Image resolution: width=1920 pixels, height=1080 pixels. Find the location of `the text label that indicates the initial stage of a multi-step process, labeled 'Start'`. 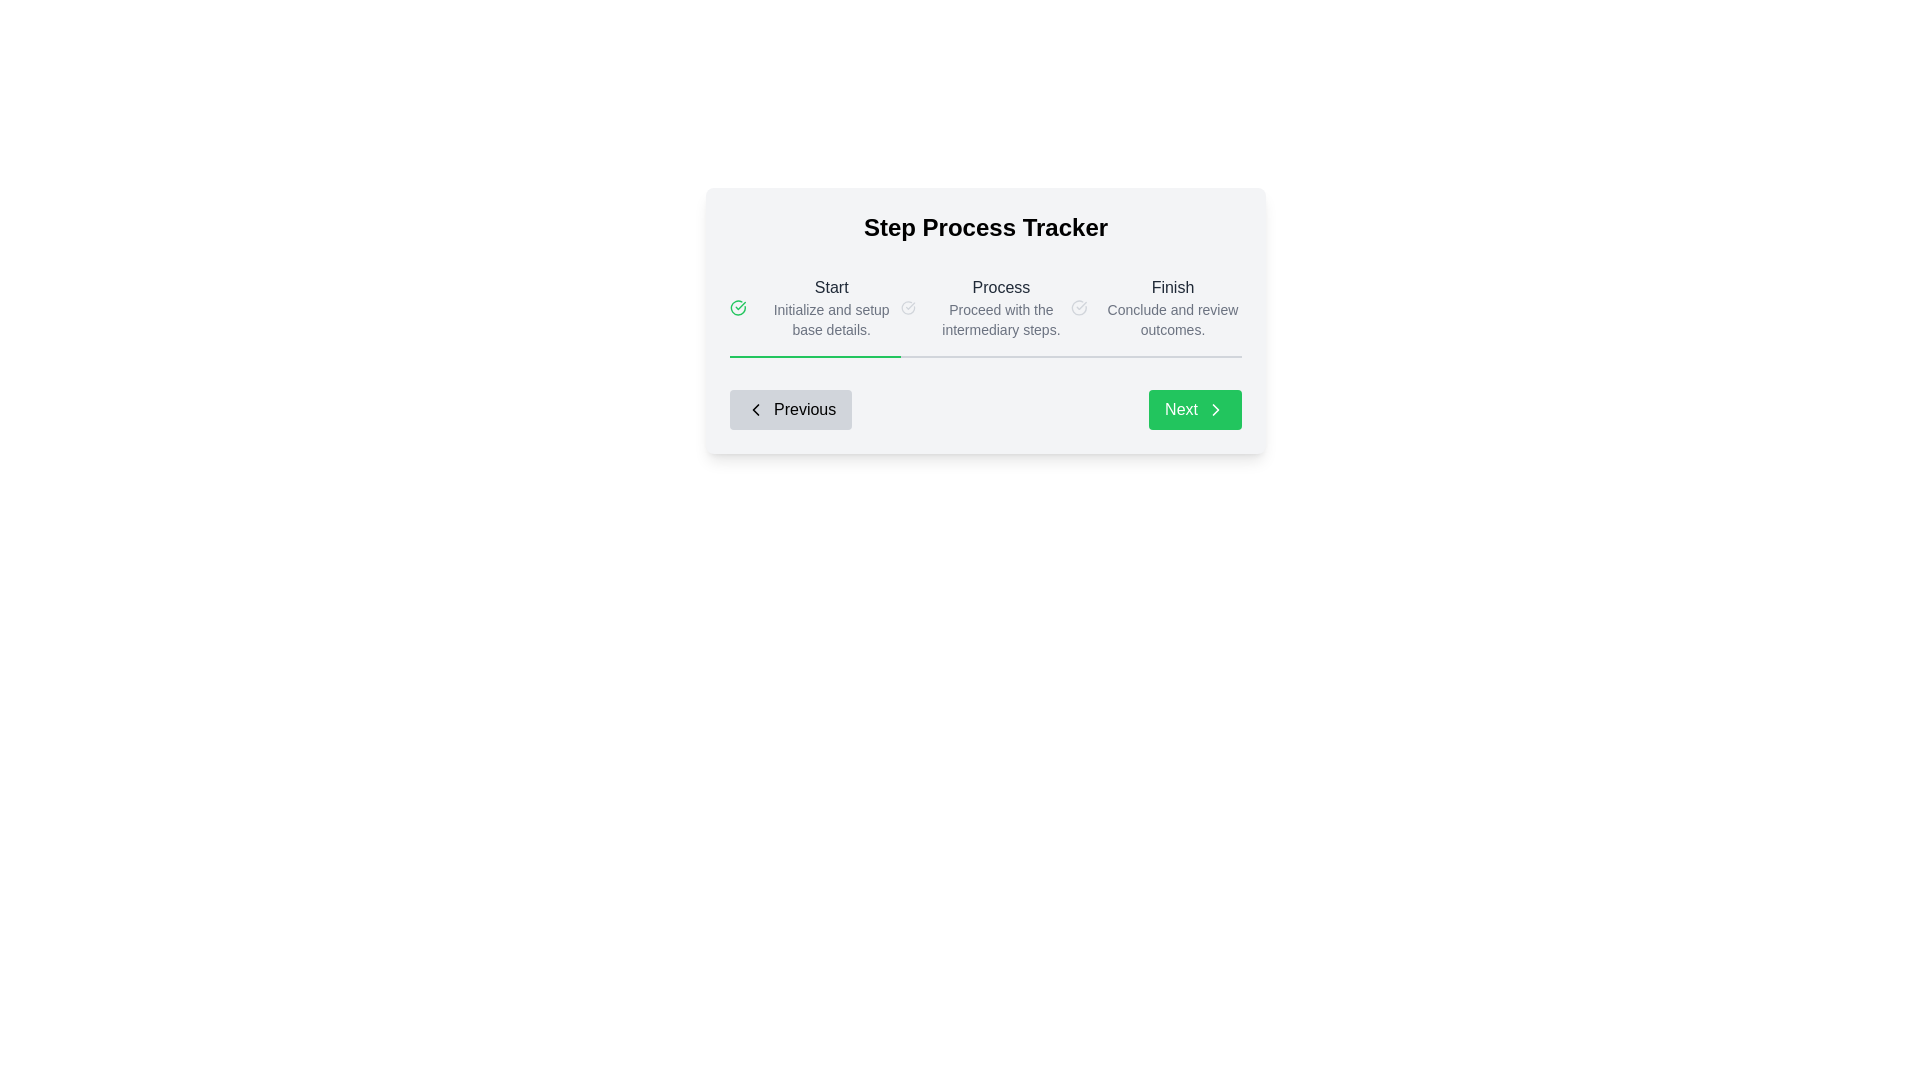

the text label that indicates the initial stage of a multi-step process, labeled 'Start' is located at coordinates (831, 288).